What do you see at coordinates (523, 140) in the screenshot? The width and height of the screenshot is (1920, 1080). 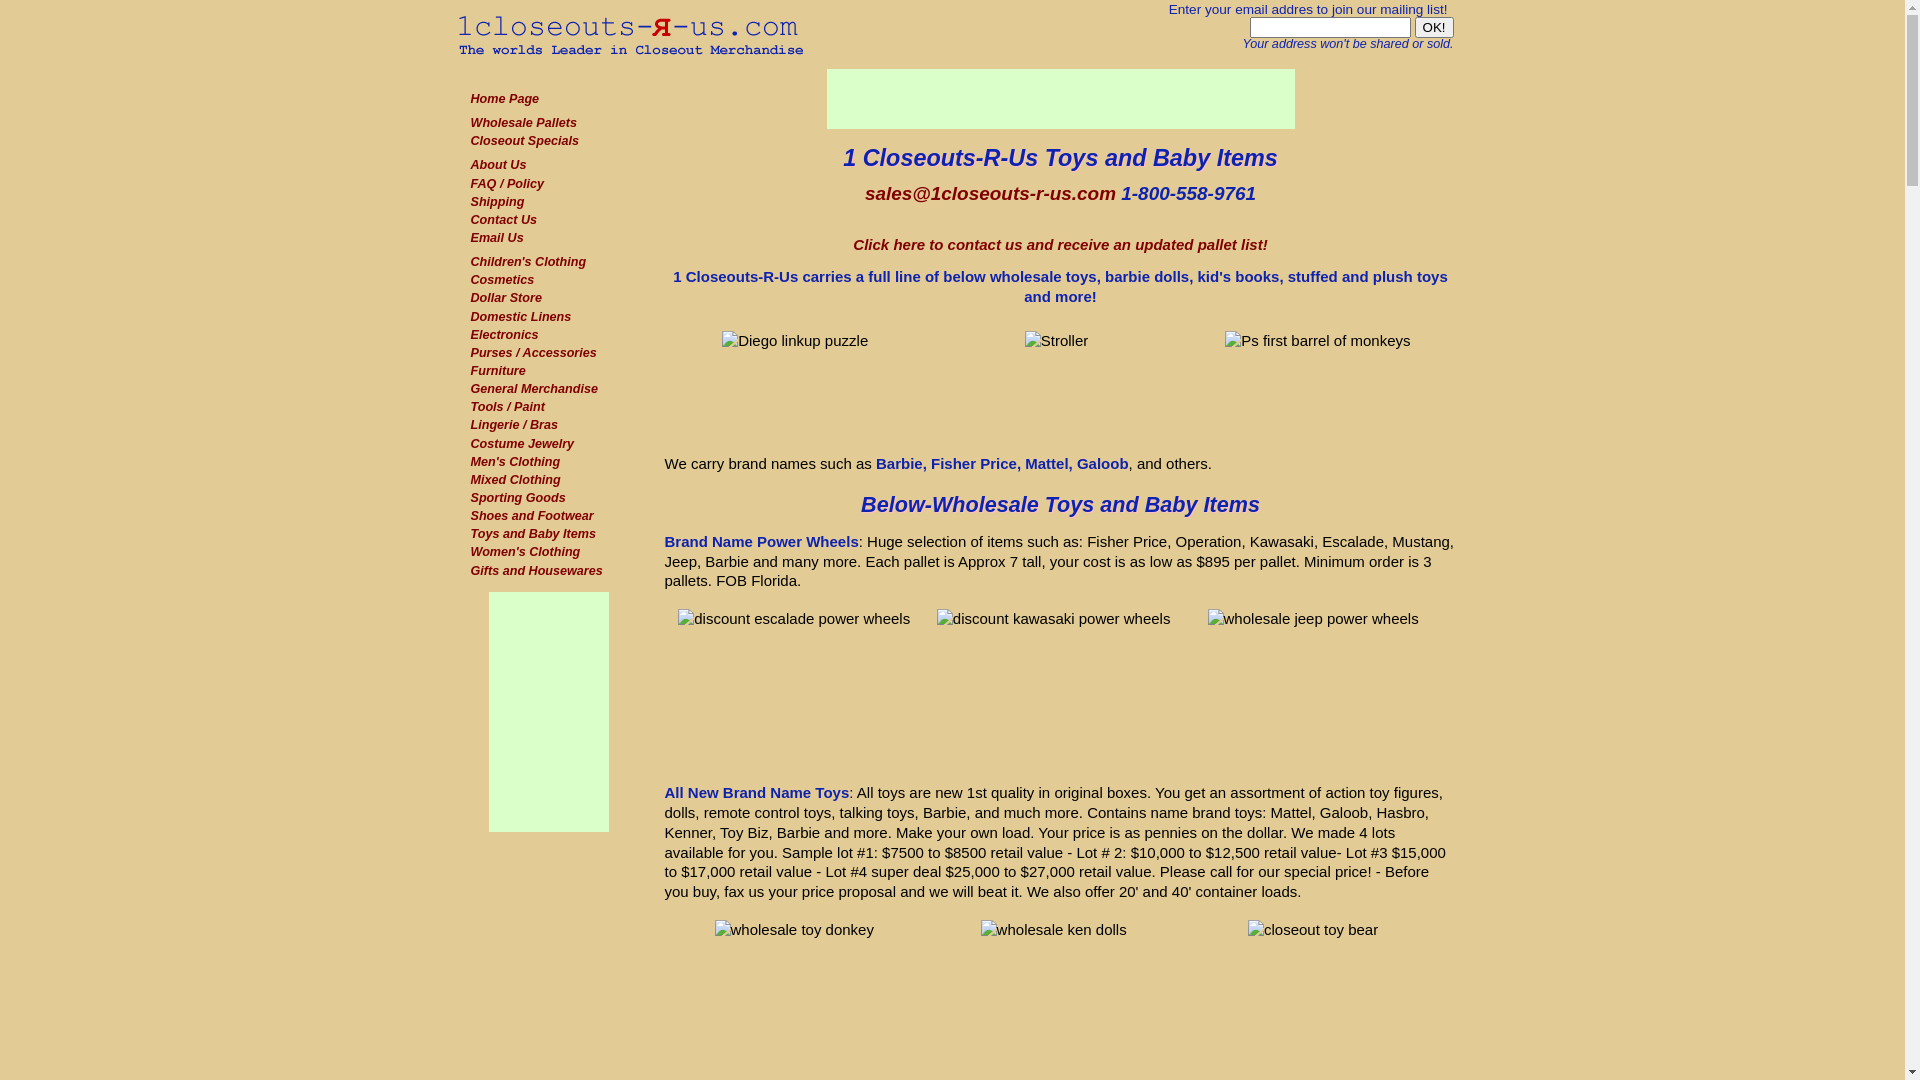 I see `'Closeout Specials'` at bounding box center [523, 140].